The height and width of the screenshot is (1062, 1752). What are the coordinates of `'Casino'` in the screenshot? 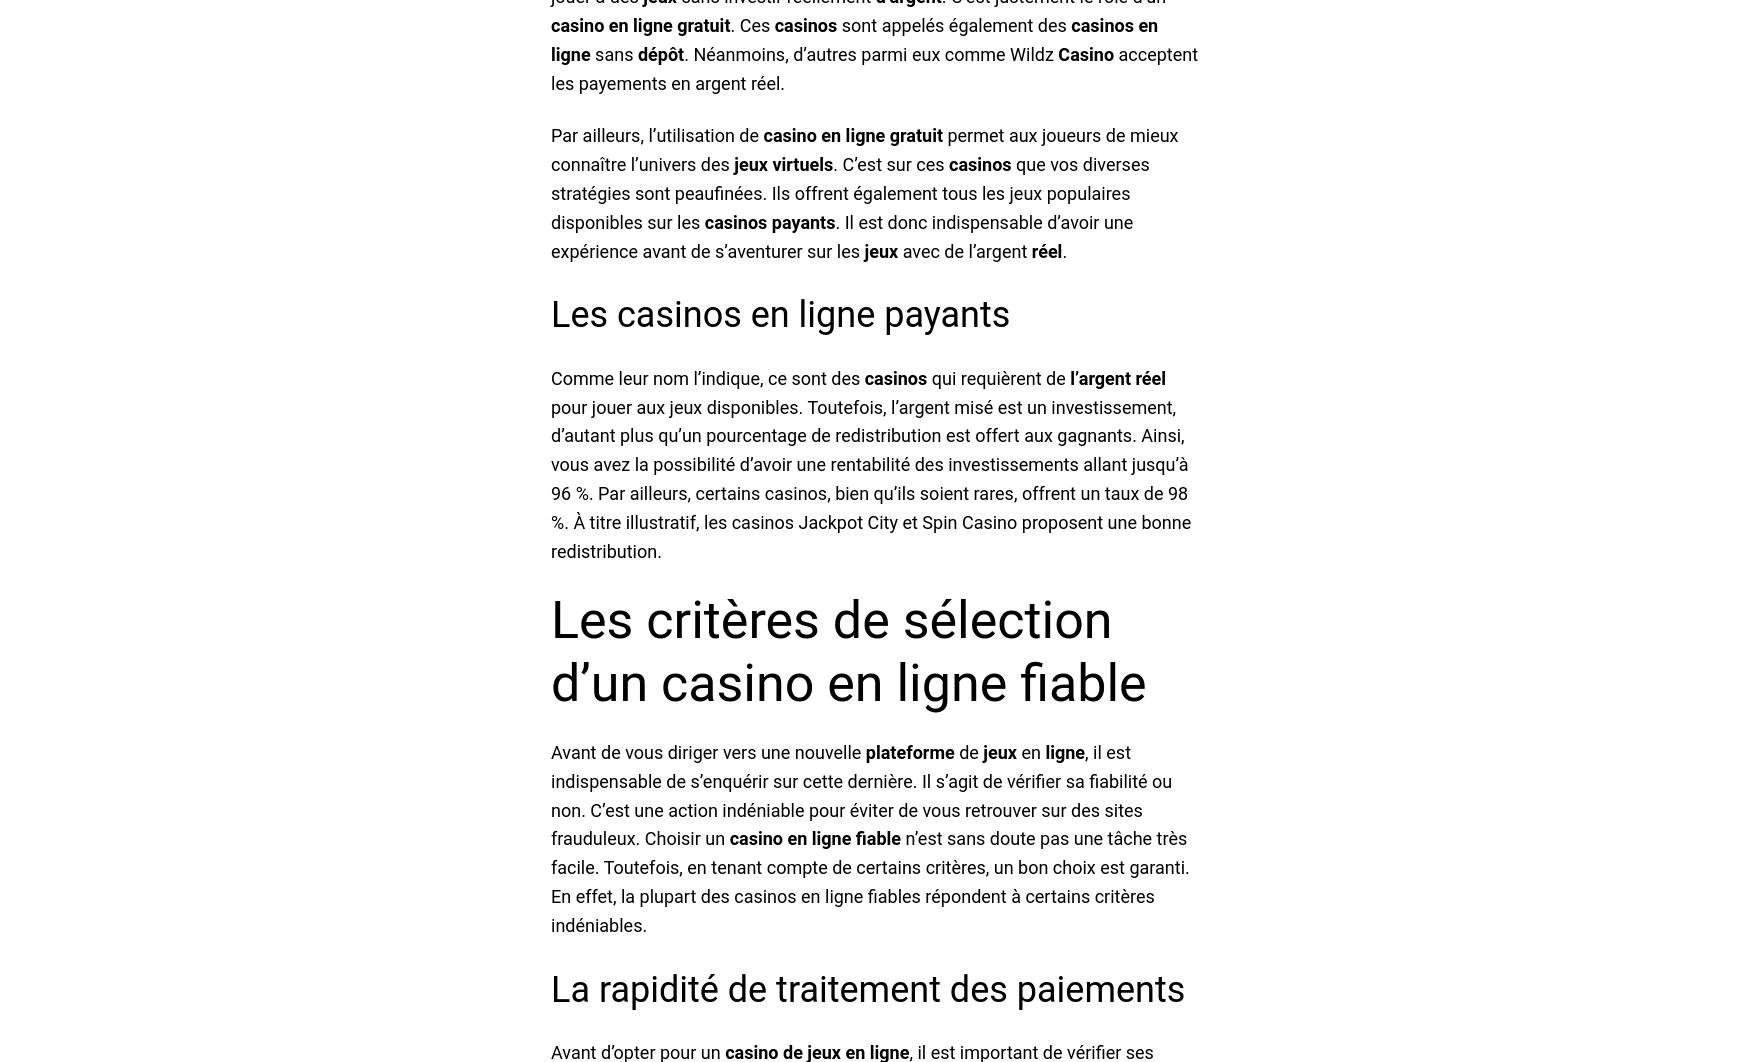 It's located at (1086, 53).